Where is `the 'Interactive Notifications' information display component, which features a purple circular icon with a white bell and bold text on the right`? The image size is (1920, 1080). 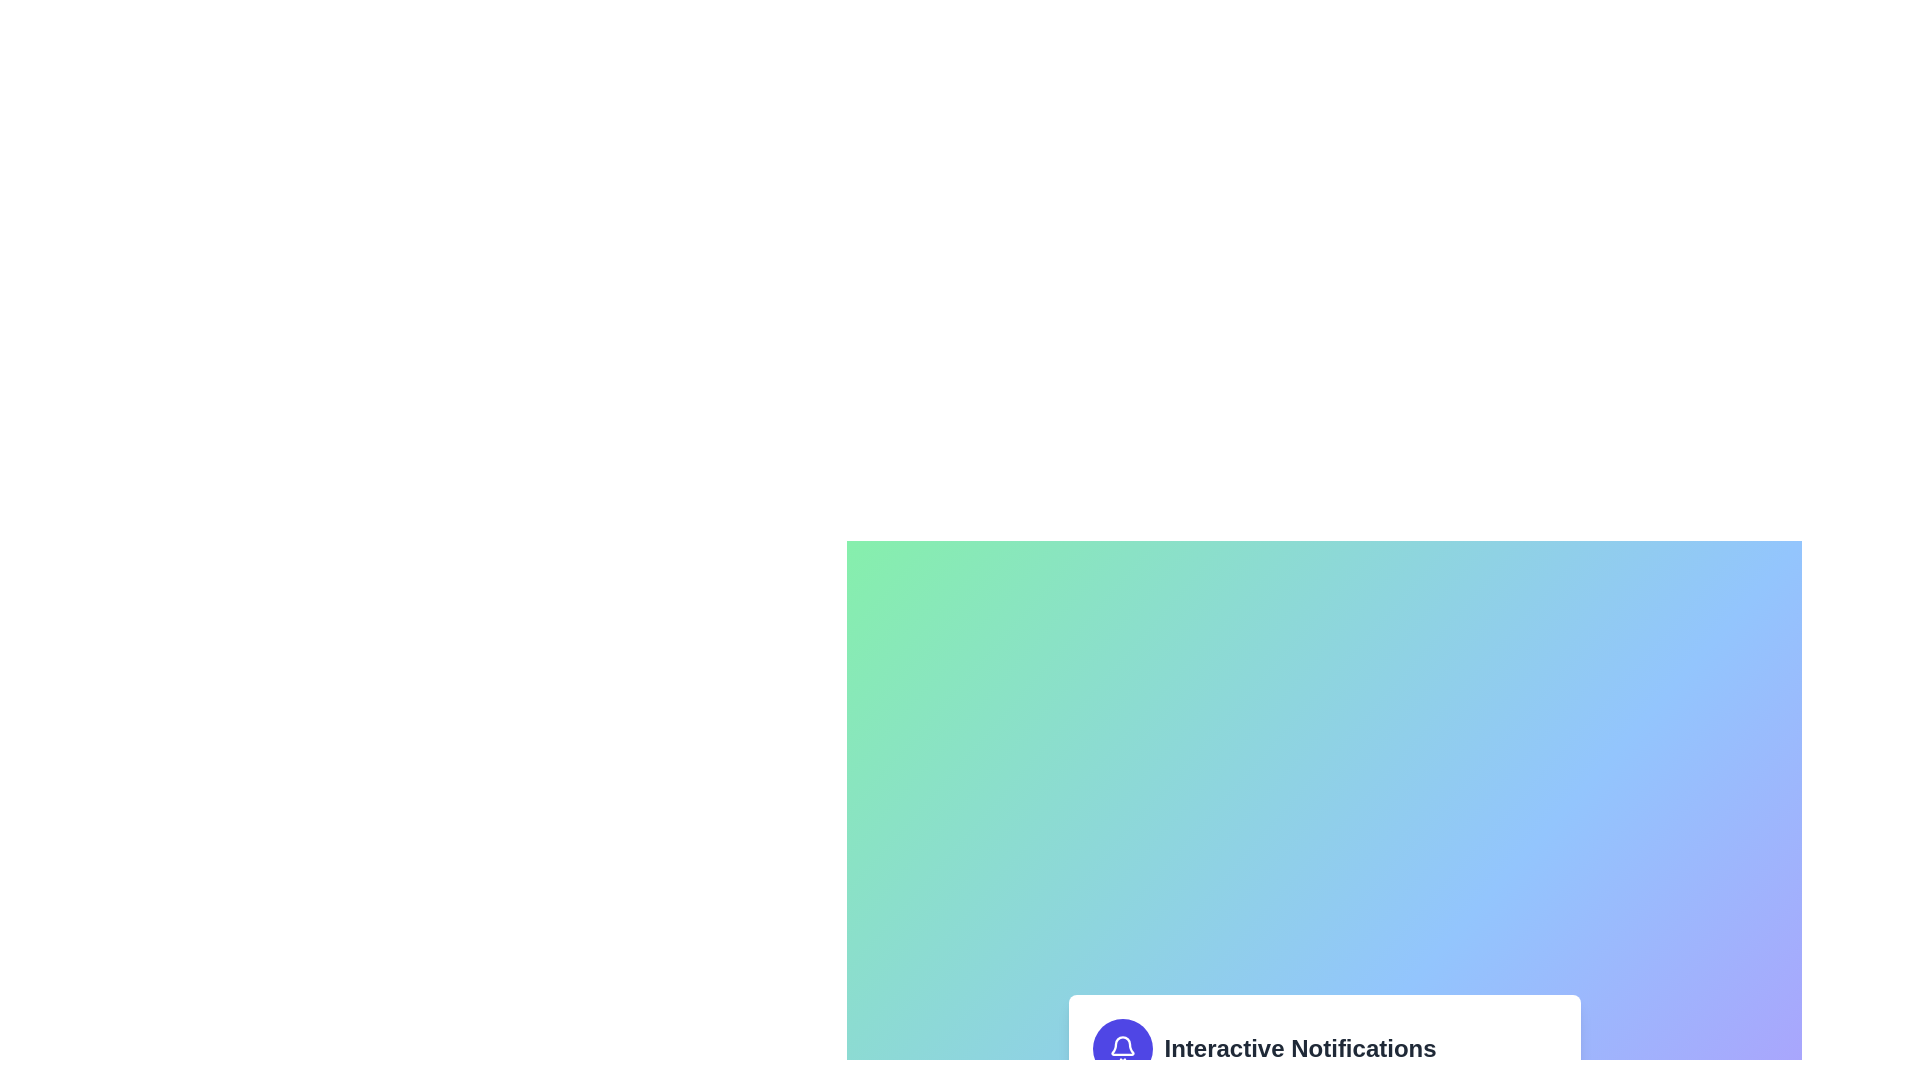
the 'Interactive Notifications' information display component, which features a purple circular icon with a white bell and bold text on the right is located at coordinates (1324, 1048).